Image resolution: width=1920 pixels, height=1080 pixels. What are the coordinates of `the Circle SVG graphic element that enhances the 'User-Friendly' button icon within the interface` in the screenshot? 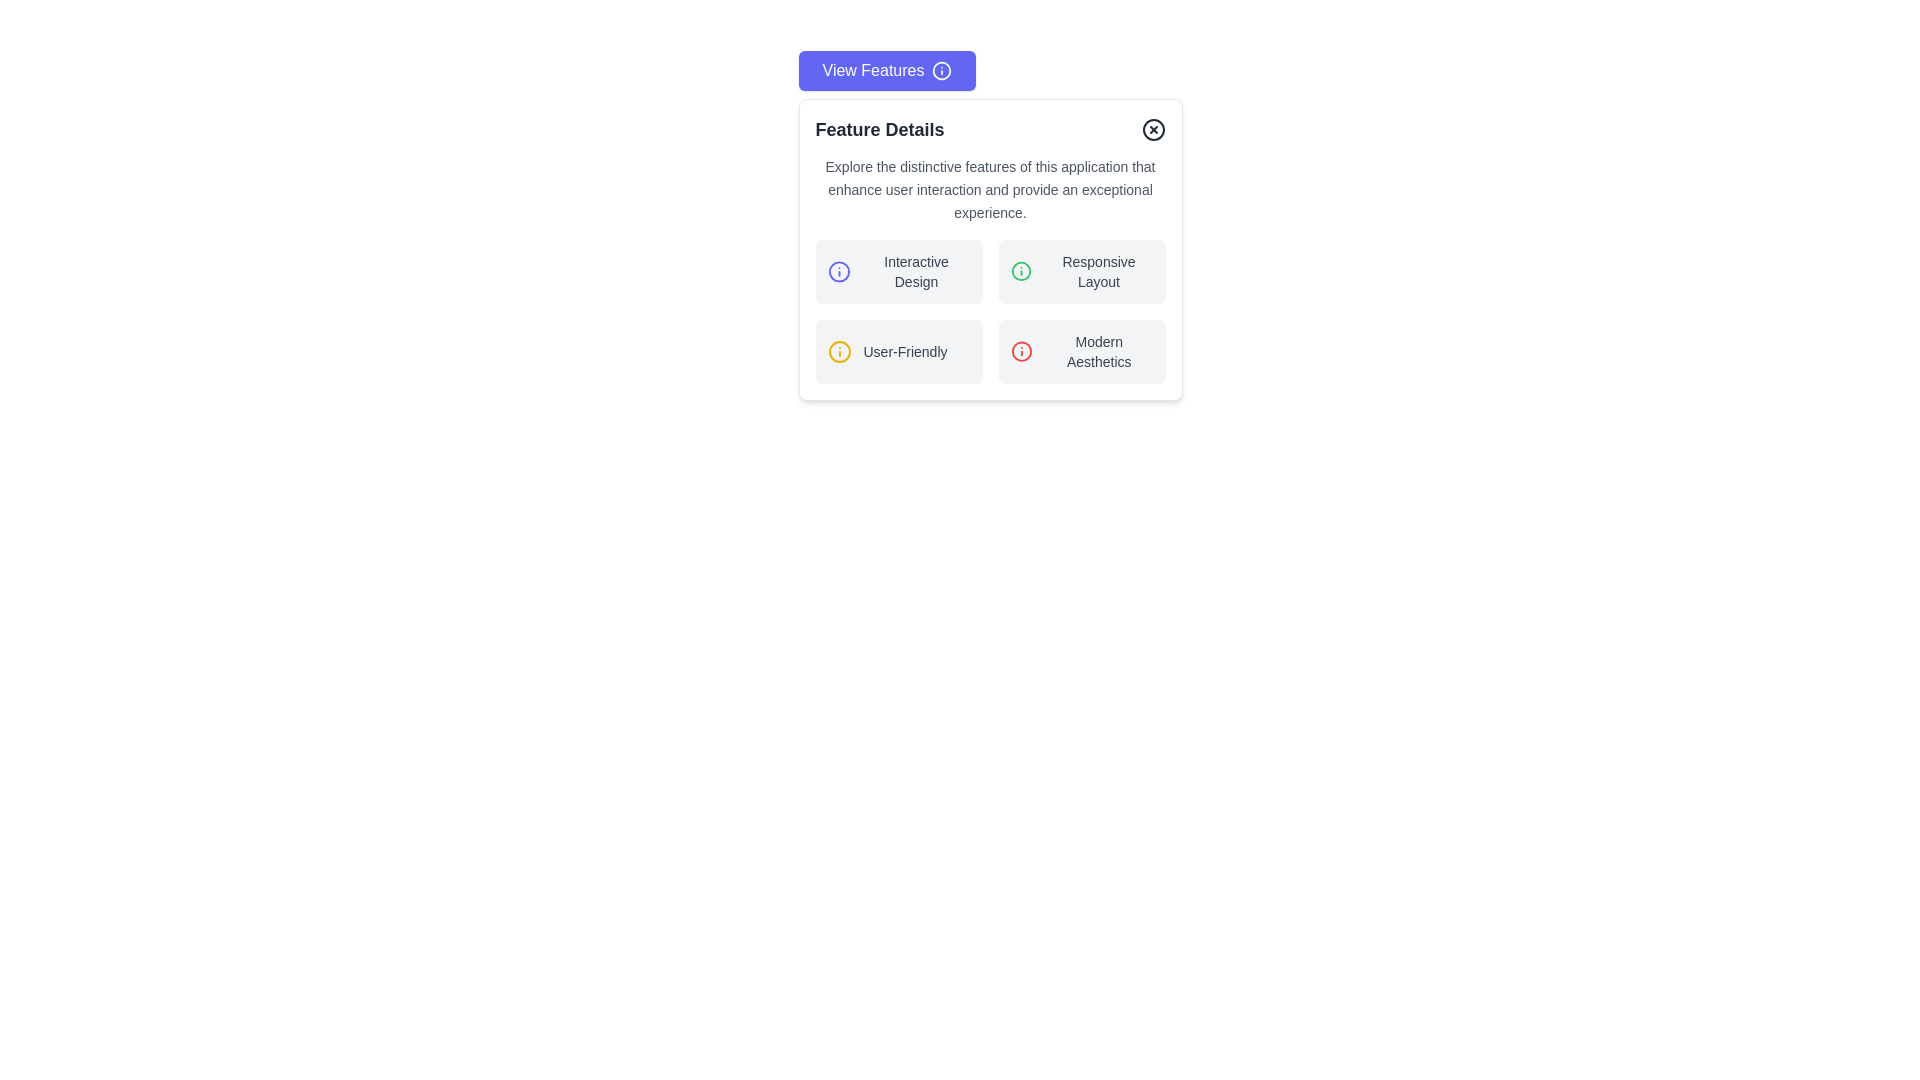 It's located at (839, 351).